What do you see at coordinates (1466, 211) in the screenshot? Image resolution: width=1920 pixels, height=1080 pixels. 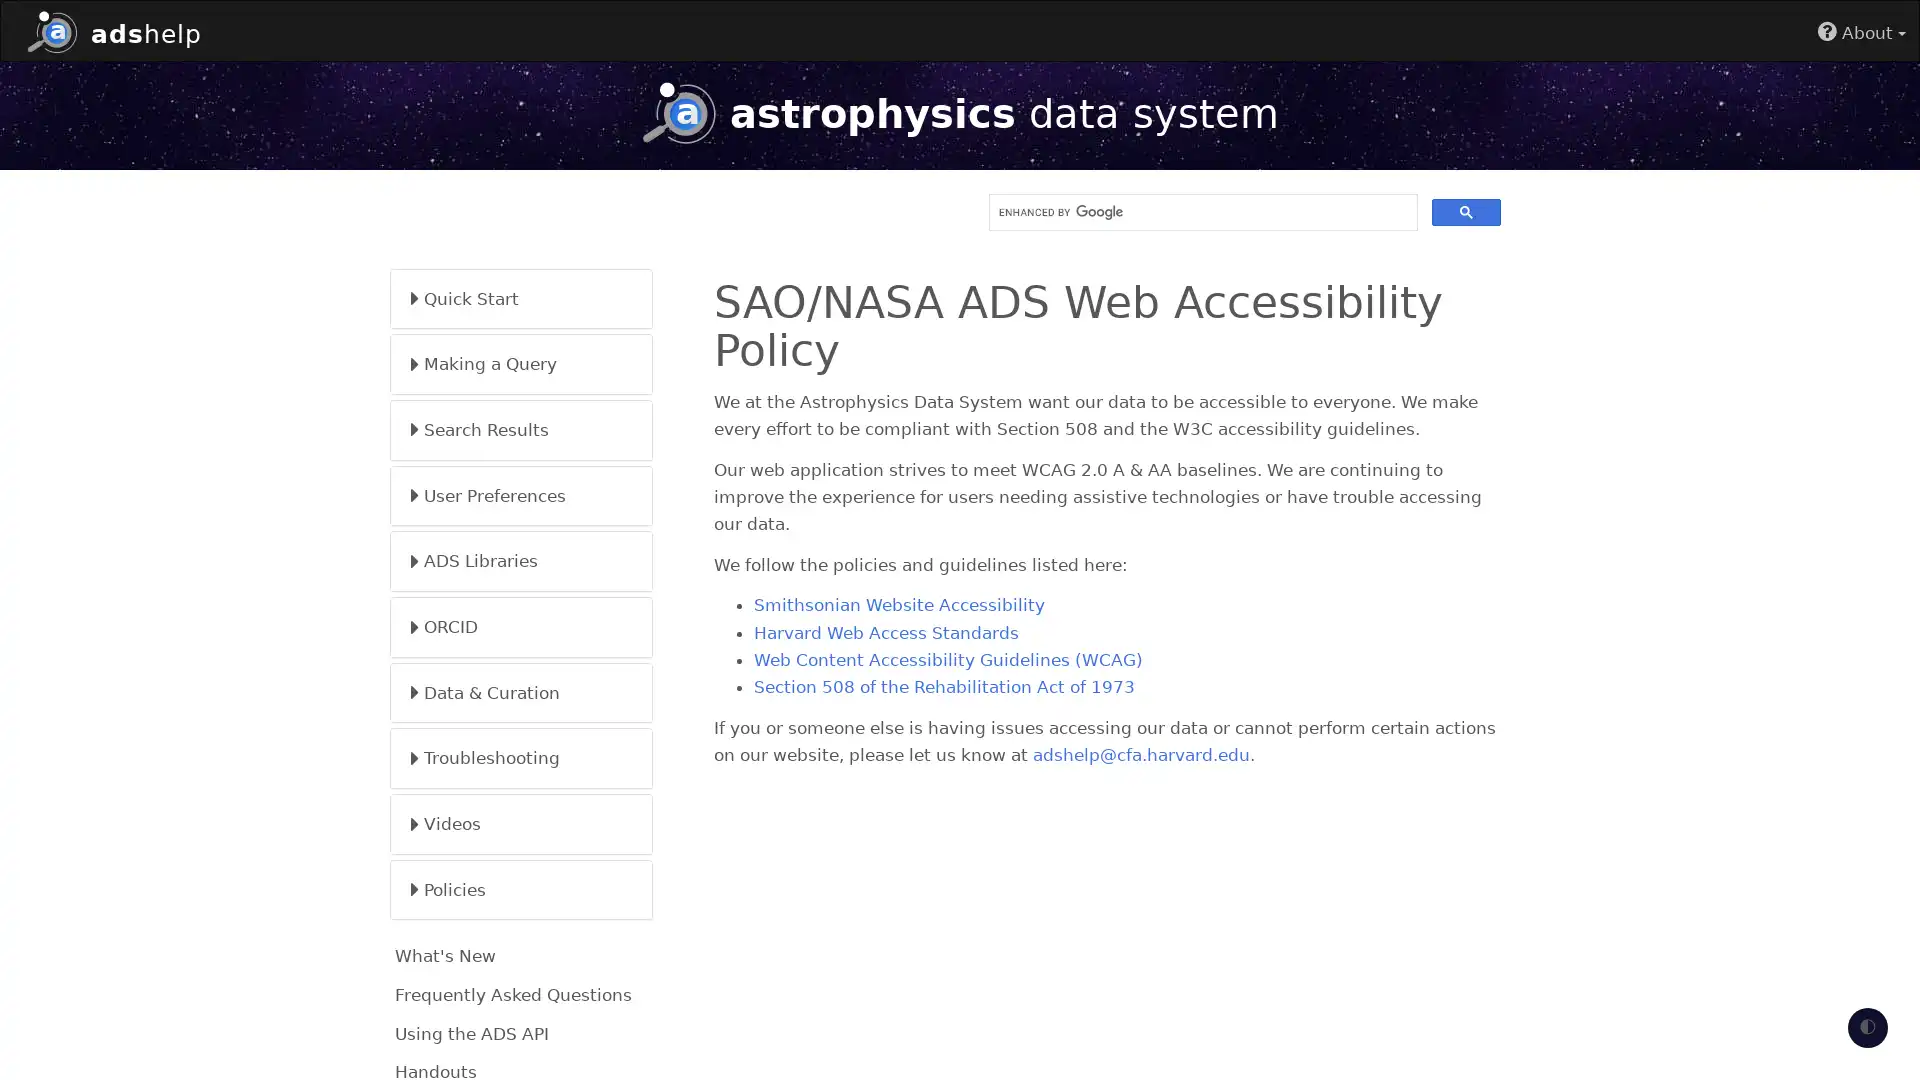 I see `search` at bounding box center [1466, 211].